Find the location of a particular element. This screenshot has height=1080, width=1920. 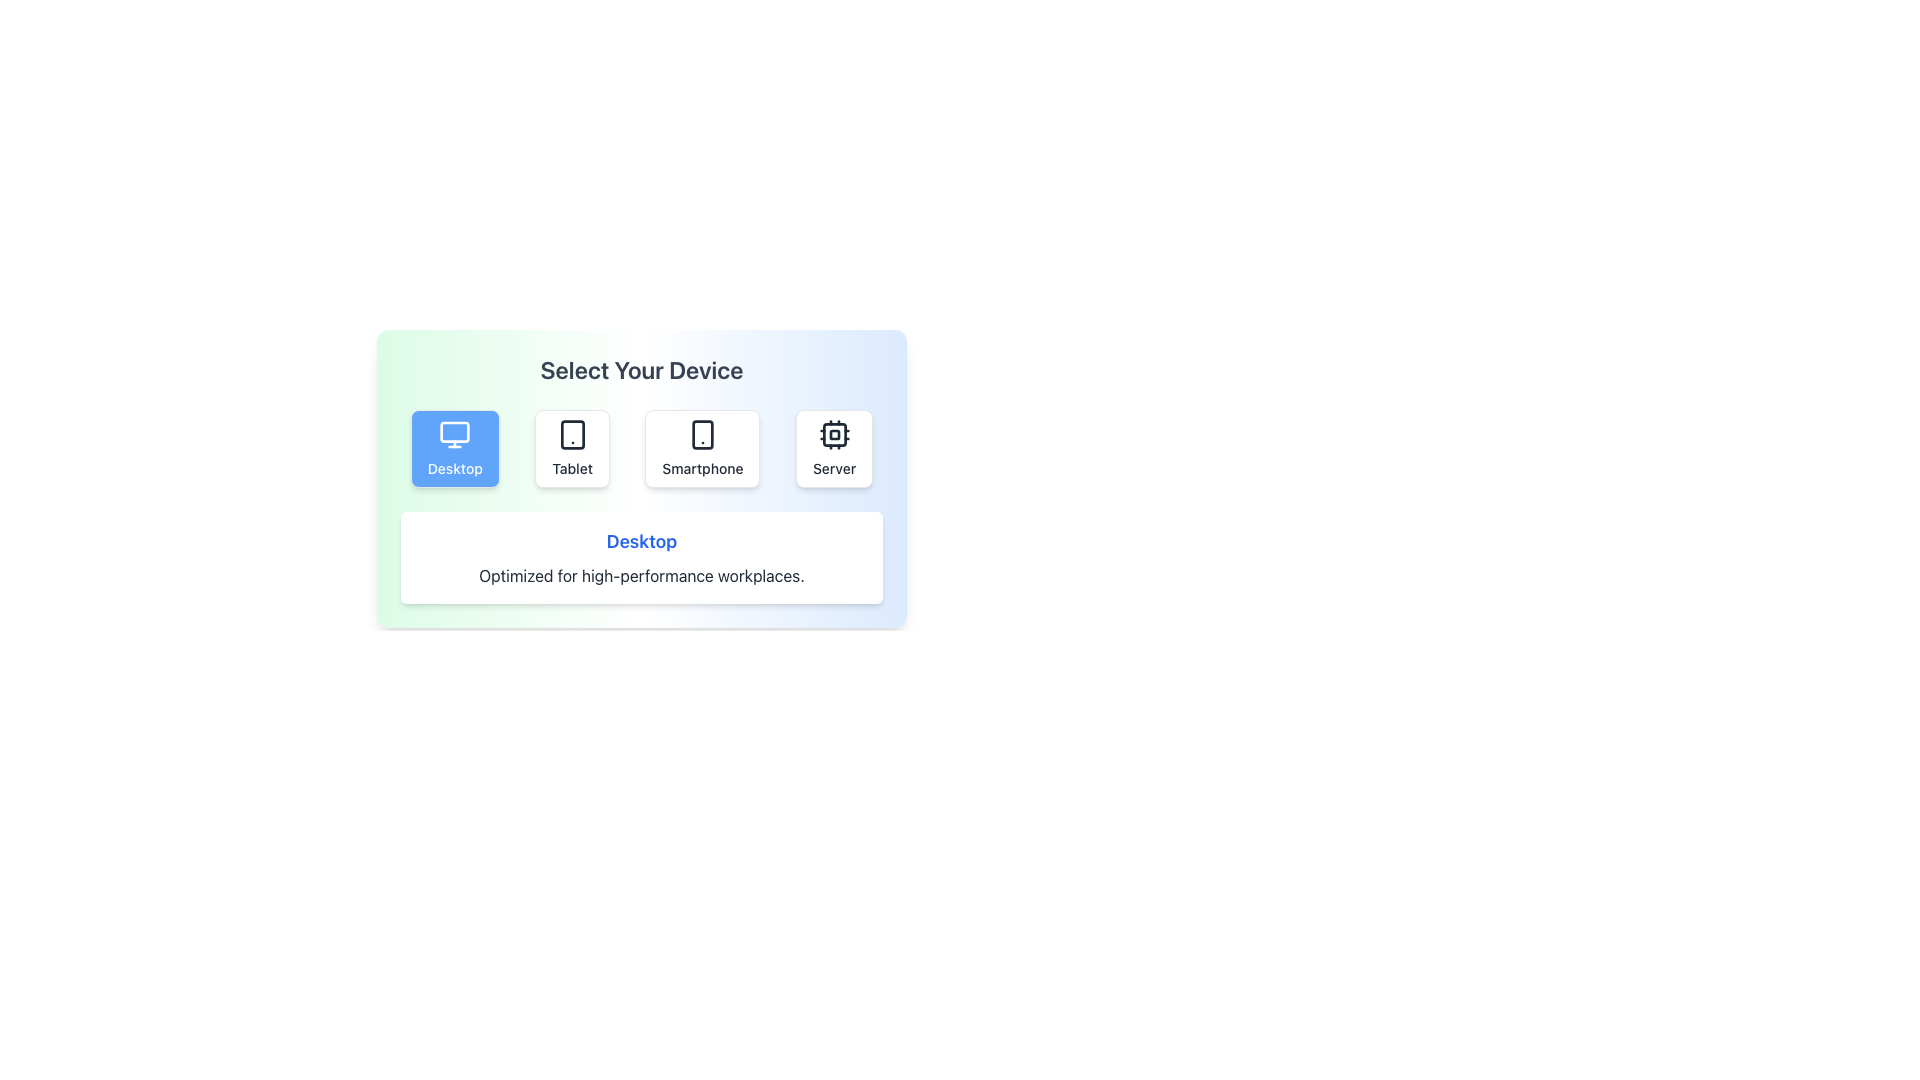

the 'Smartphone' button in the 'Select Your Device' section is located at coordinates (702, 447).